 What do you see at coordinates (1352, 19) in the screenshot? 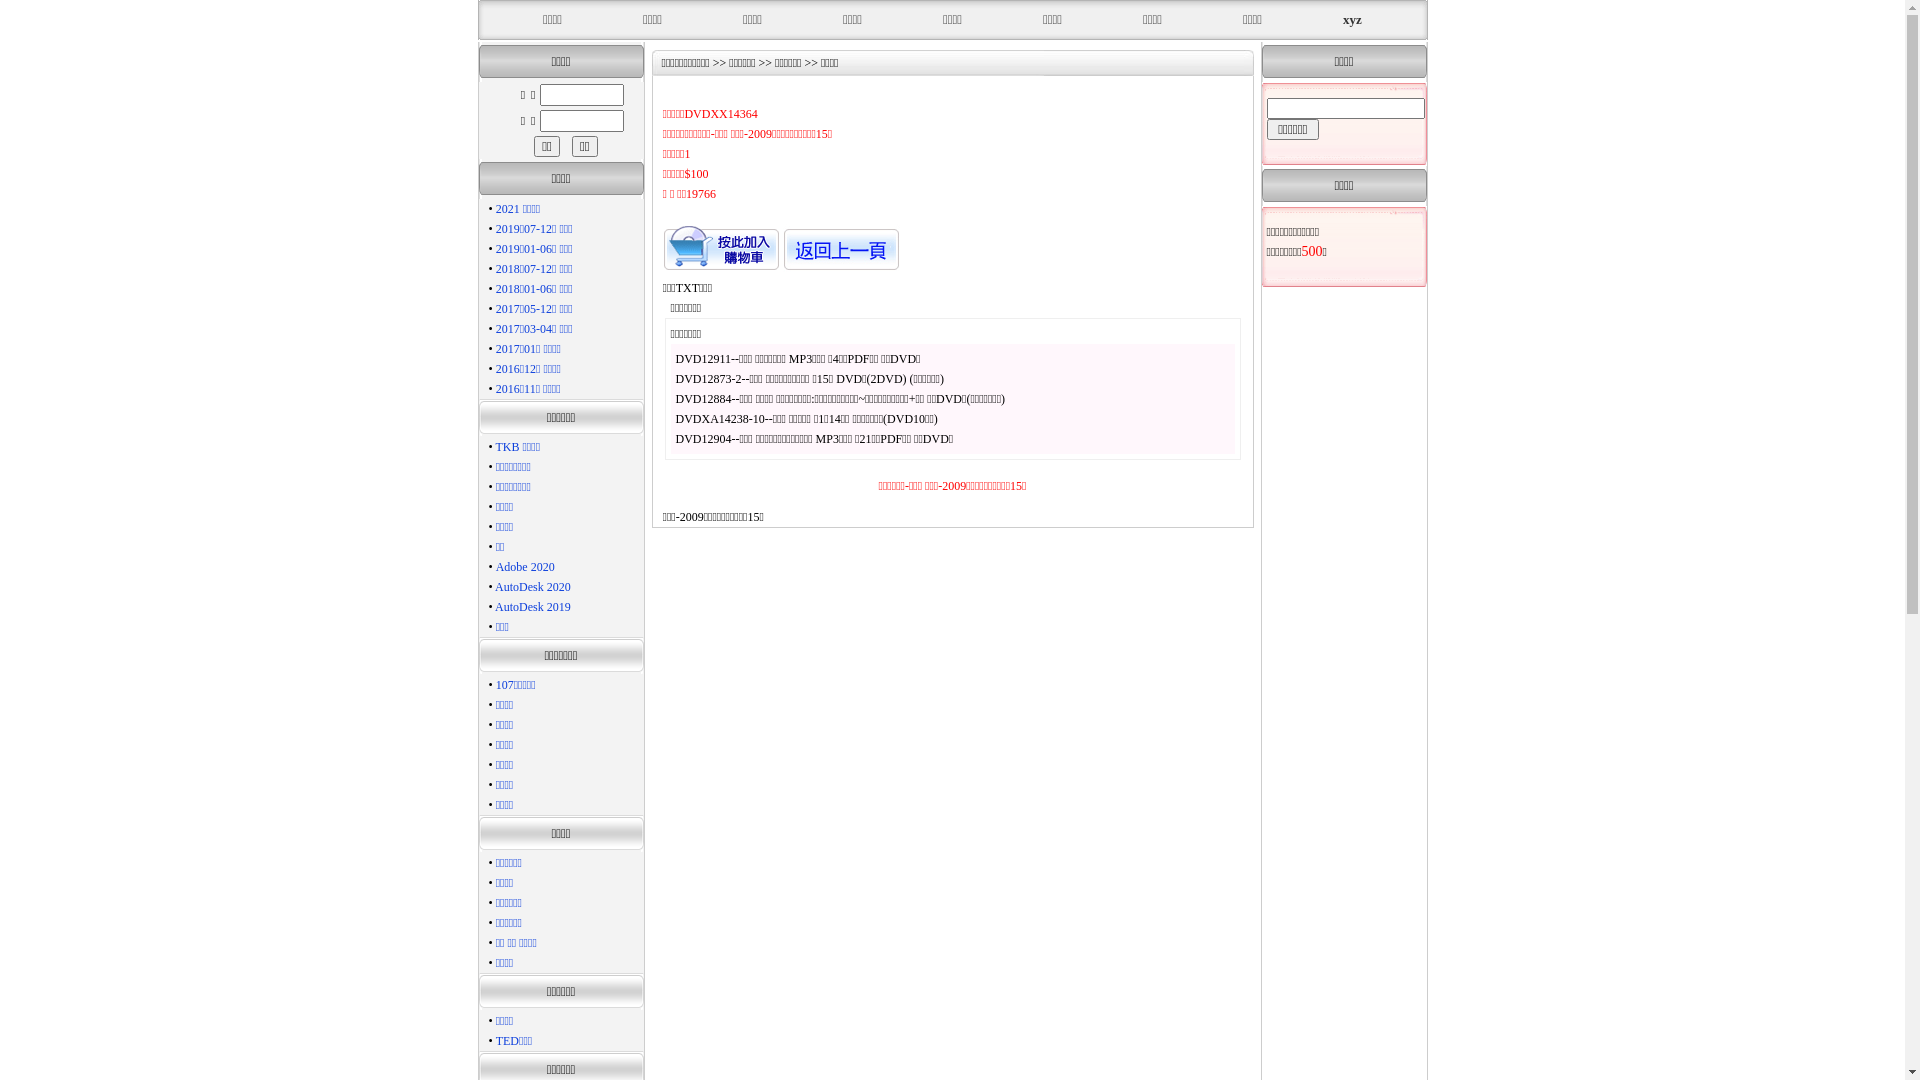
I see `'xyz'` at bounding box center [1352, 19].